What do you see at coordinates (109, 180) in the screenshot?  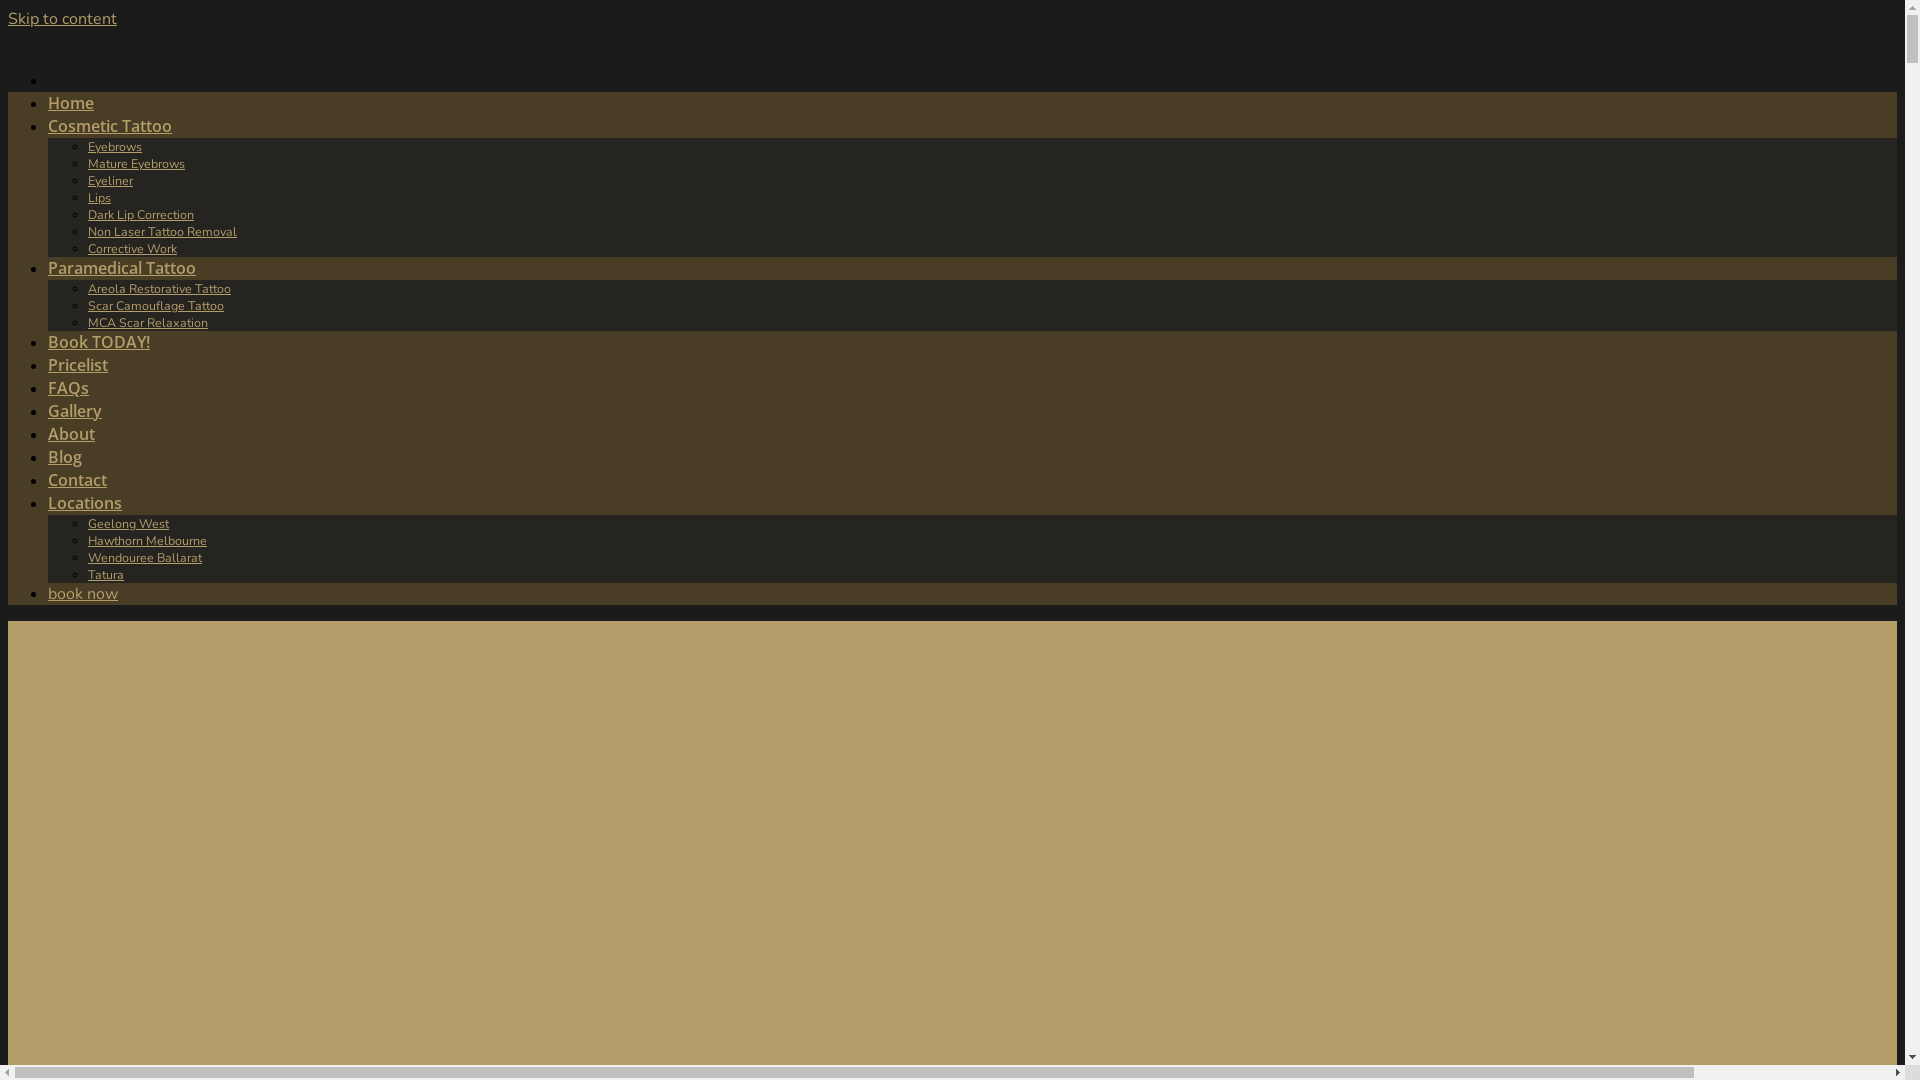 I see `'Eyeliner'` at bounding box center [109, 180].